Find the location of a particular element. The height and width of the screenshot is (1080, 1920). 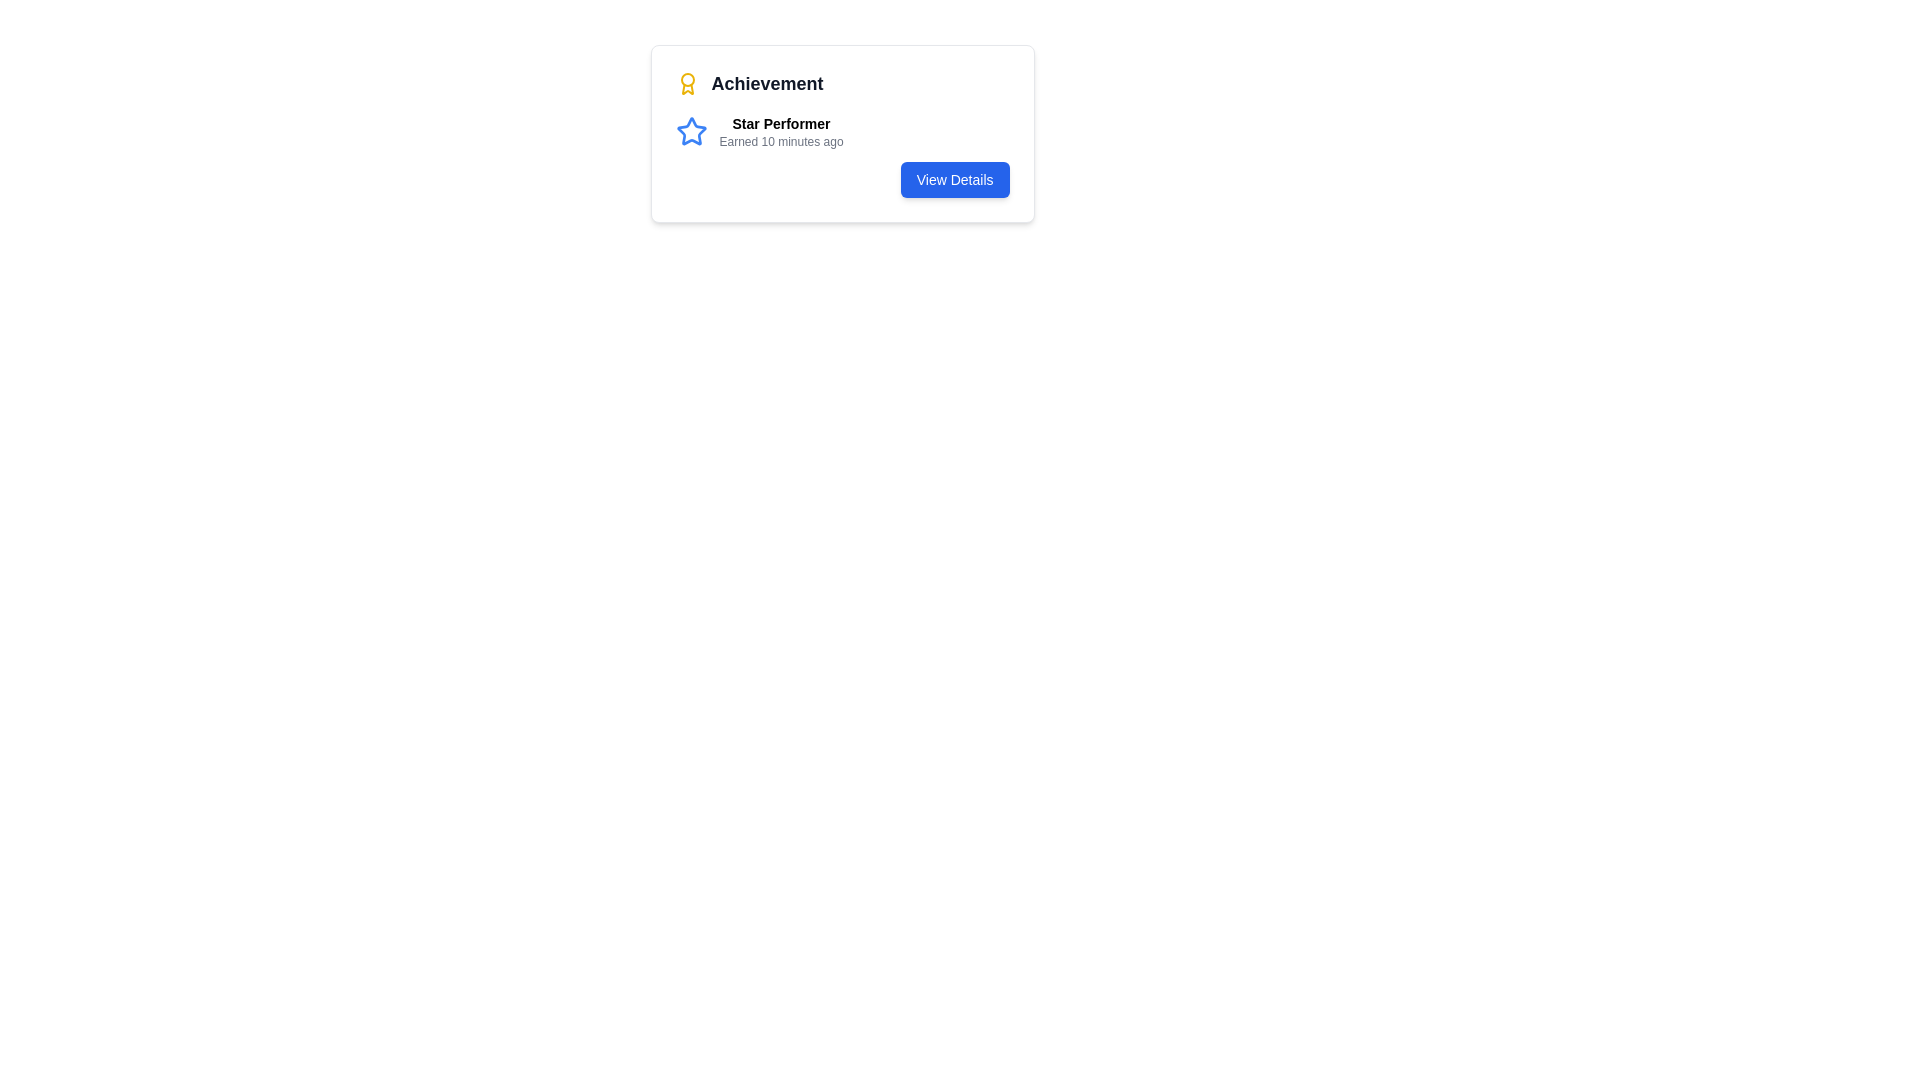

the 'View Details' button, which is a rectangular button with a blue background and white text, located at the bottom-right corner of the 'Star Performer' card is located at coordinates (954, 180).